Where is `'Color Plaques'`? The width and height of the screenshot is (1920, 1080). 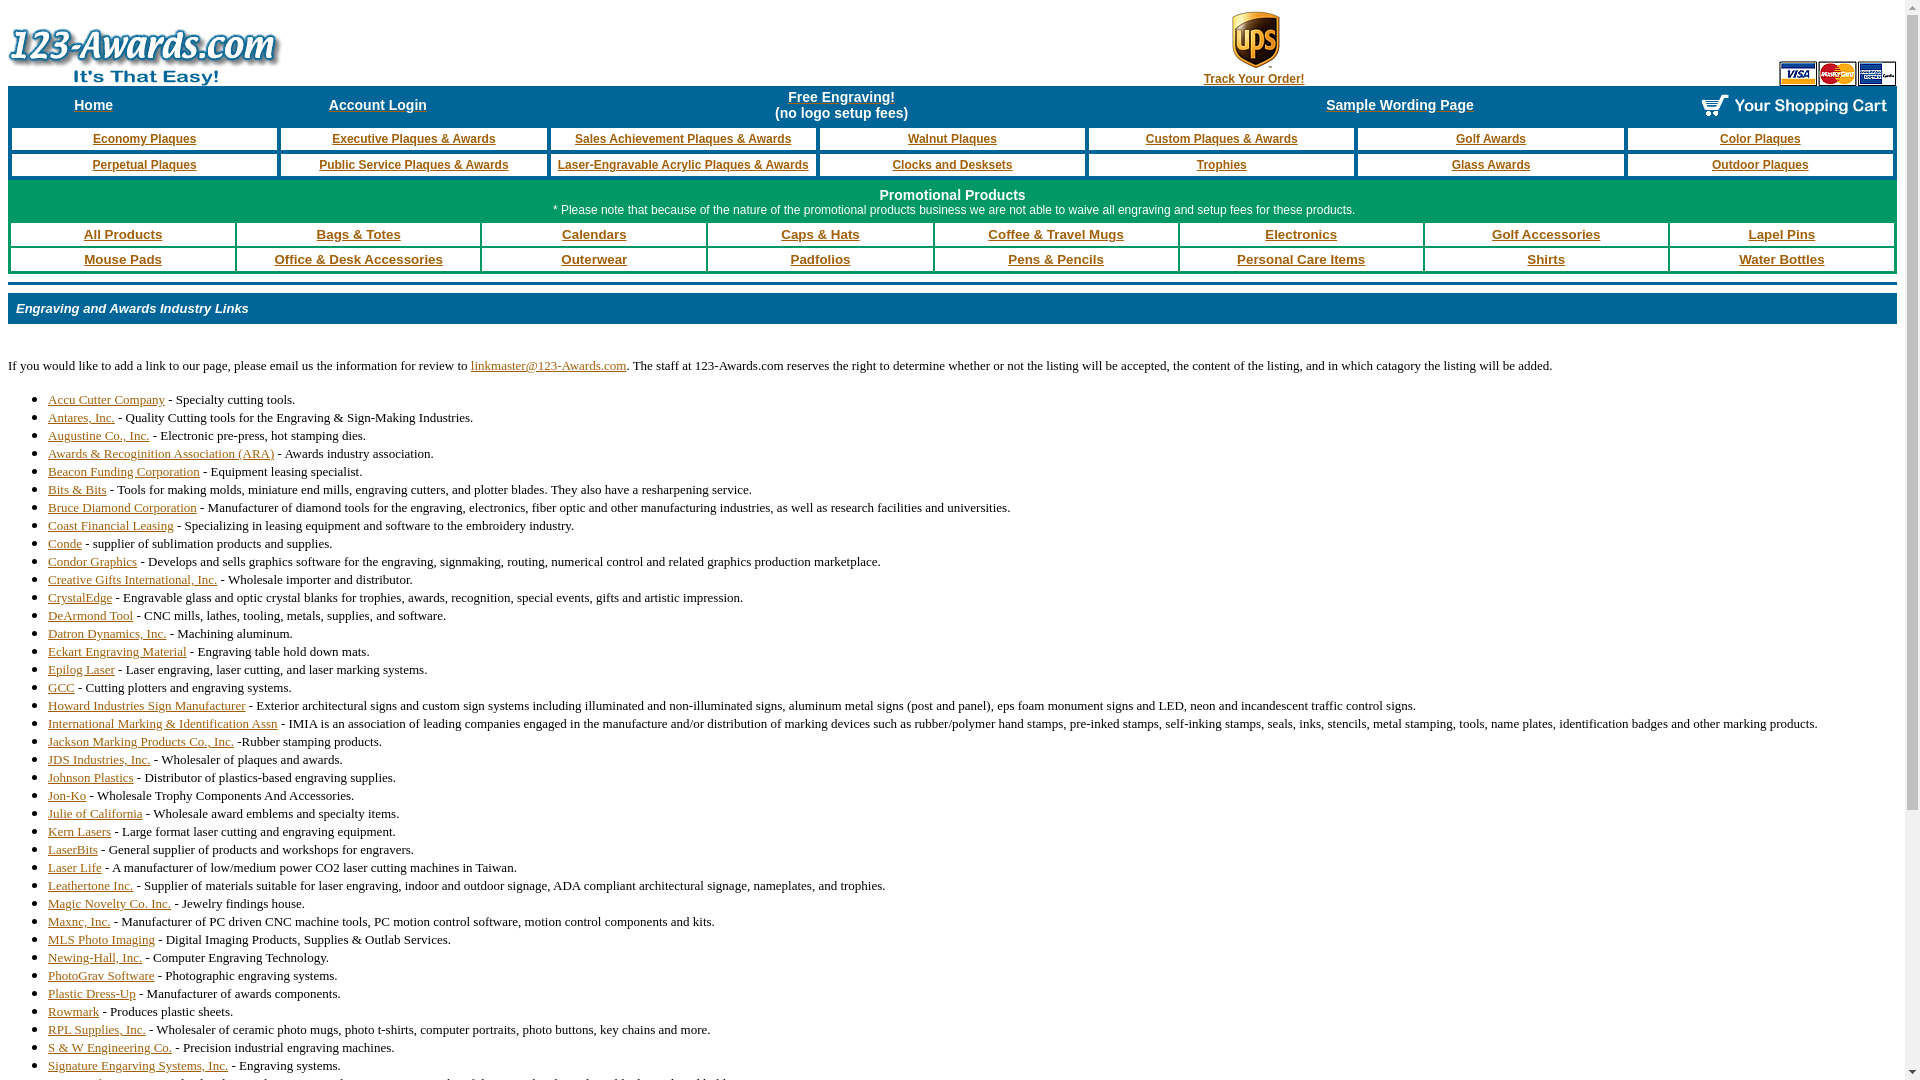 'Color Plaques' is located at coordinates (1718, 137).